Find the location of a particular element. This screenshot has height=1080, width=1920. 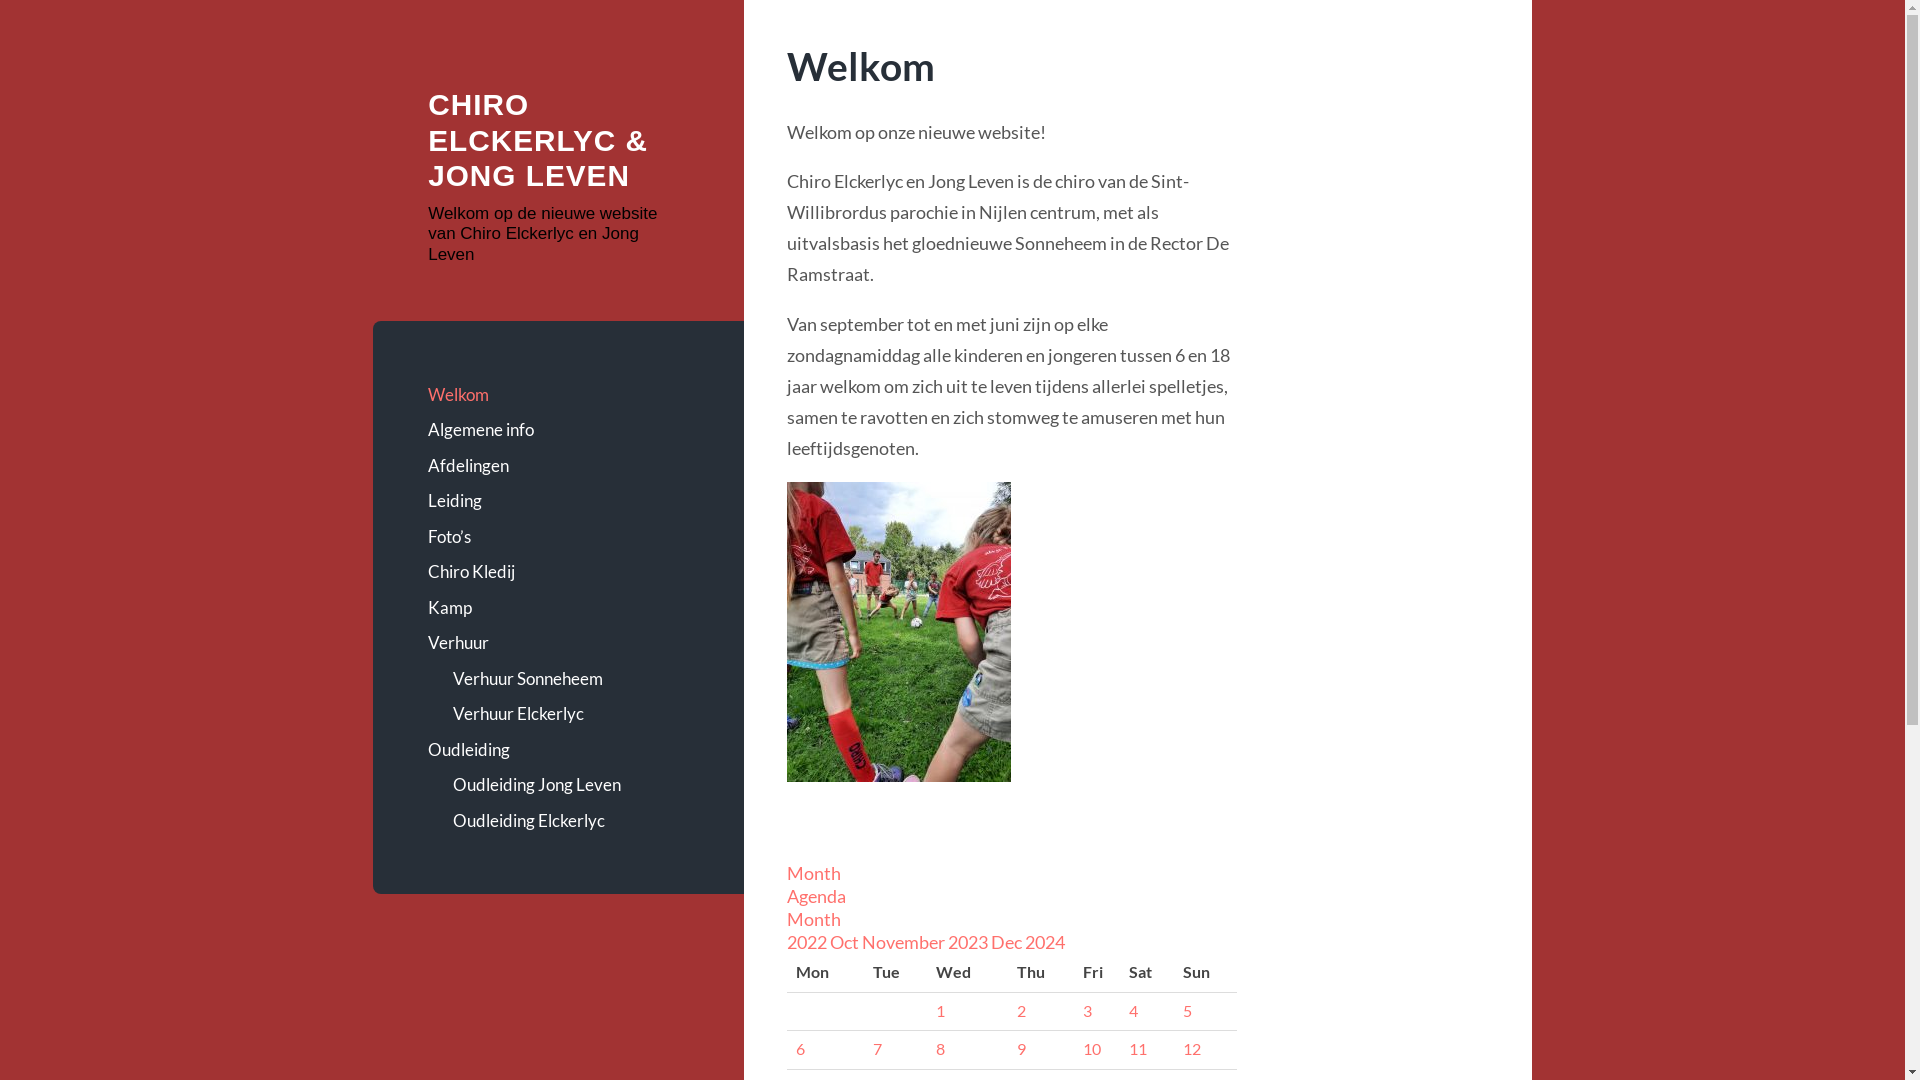

'CHIRO ELCKERLYC & JONG LEVEN' is located at coordinates (537, 138).